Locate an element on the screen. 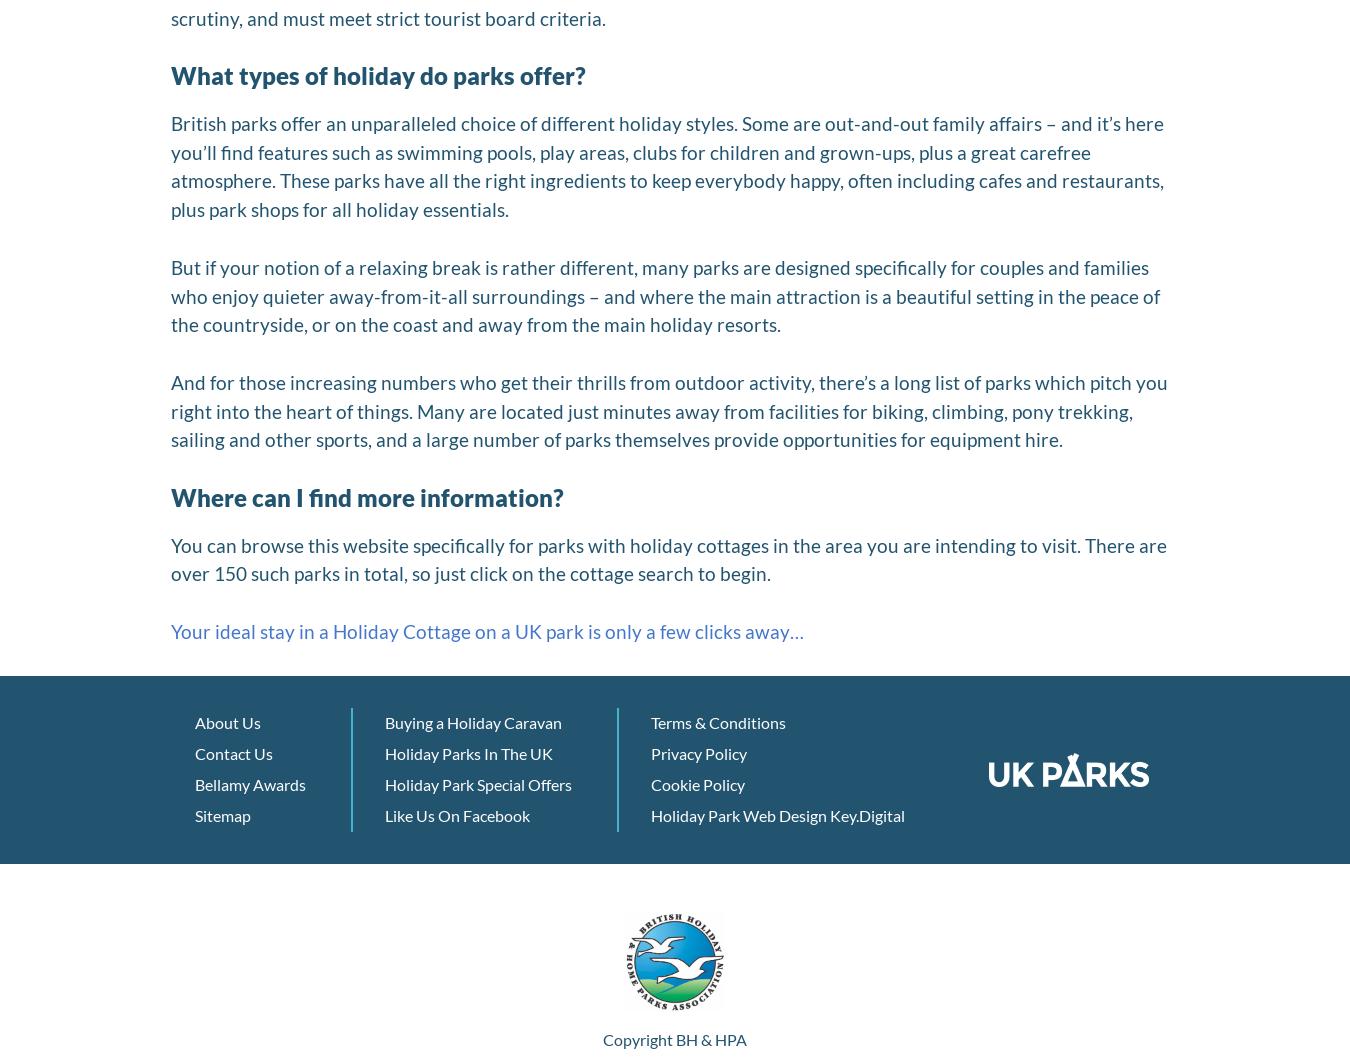 This screenshot has width=1350, height=1064. 'Cookie Policy' is located at coordinates (696, 784).